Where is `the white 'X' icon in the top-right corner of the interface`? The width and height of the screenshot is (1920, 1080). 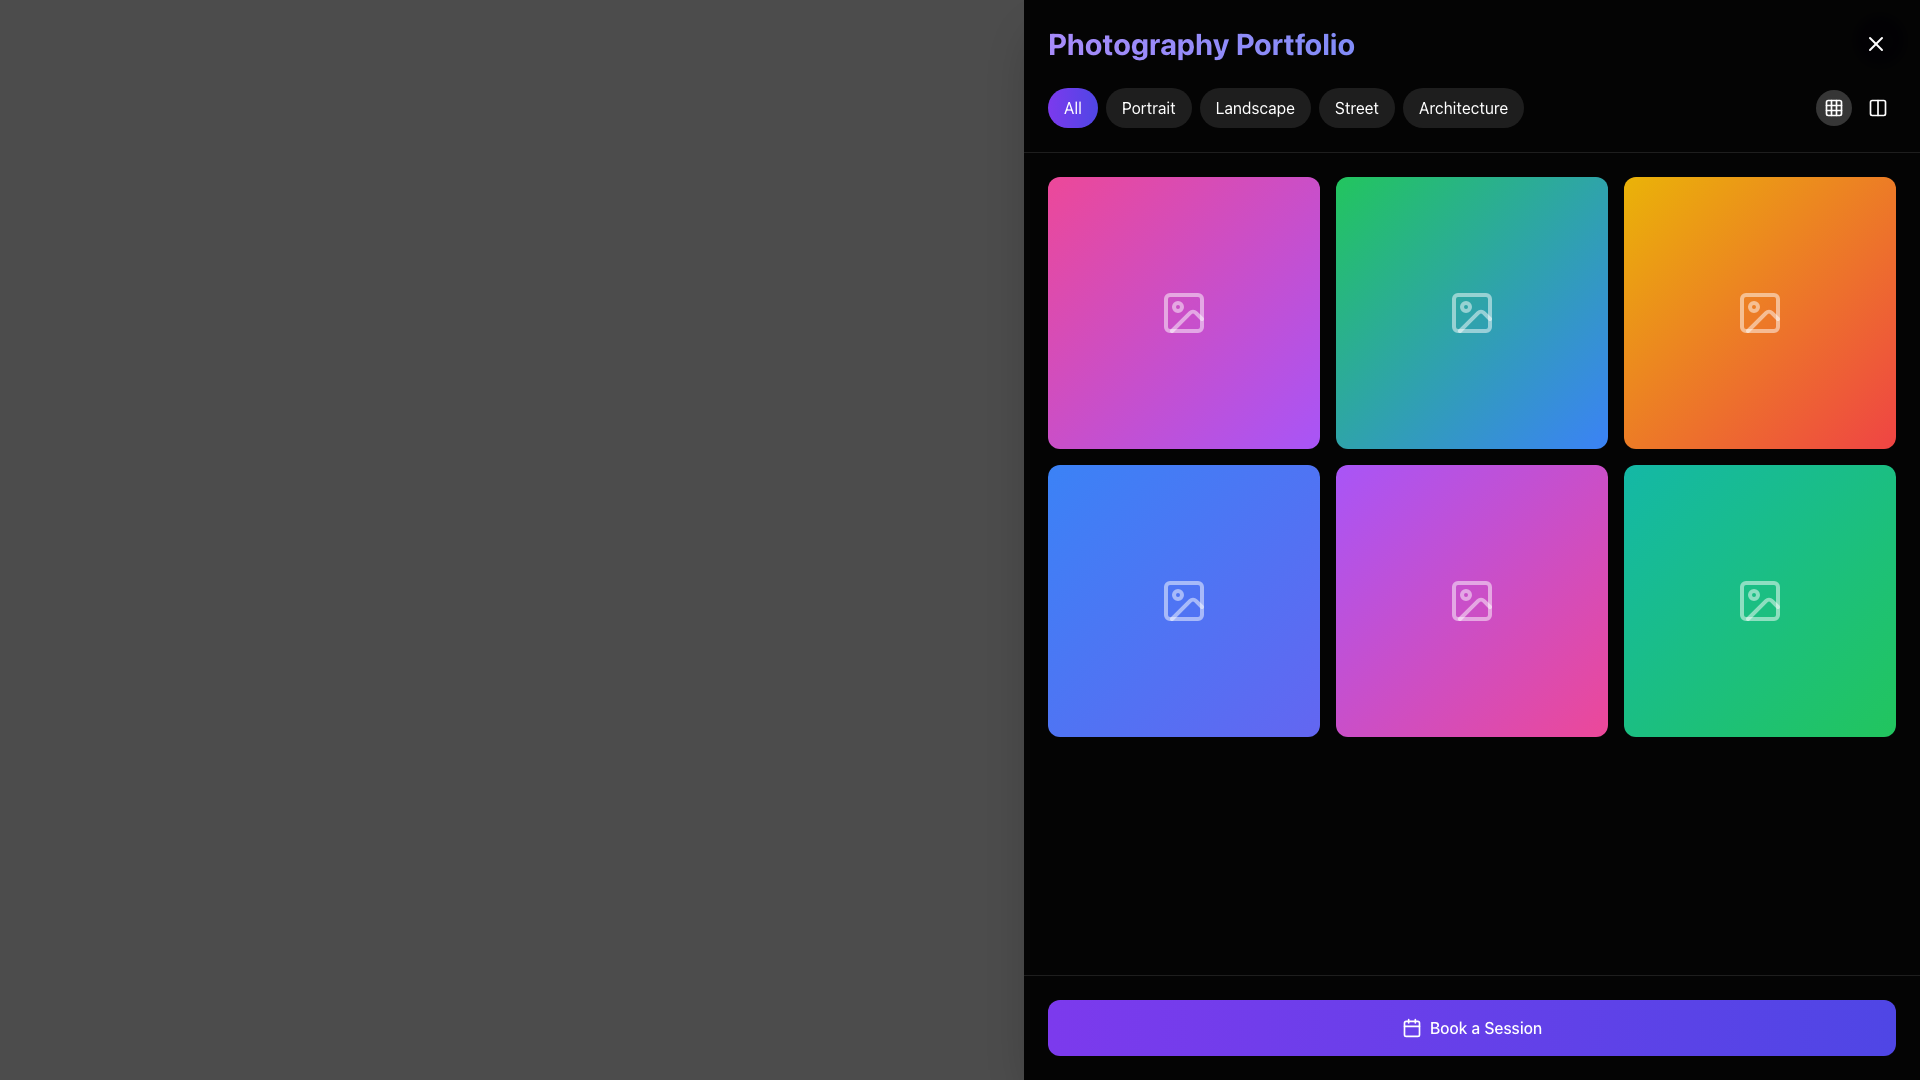 the white 'X' icon in the top-right corner of the interface is located at coordinates (1875, 43).